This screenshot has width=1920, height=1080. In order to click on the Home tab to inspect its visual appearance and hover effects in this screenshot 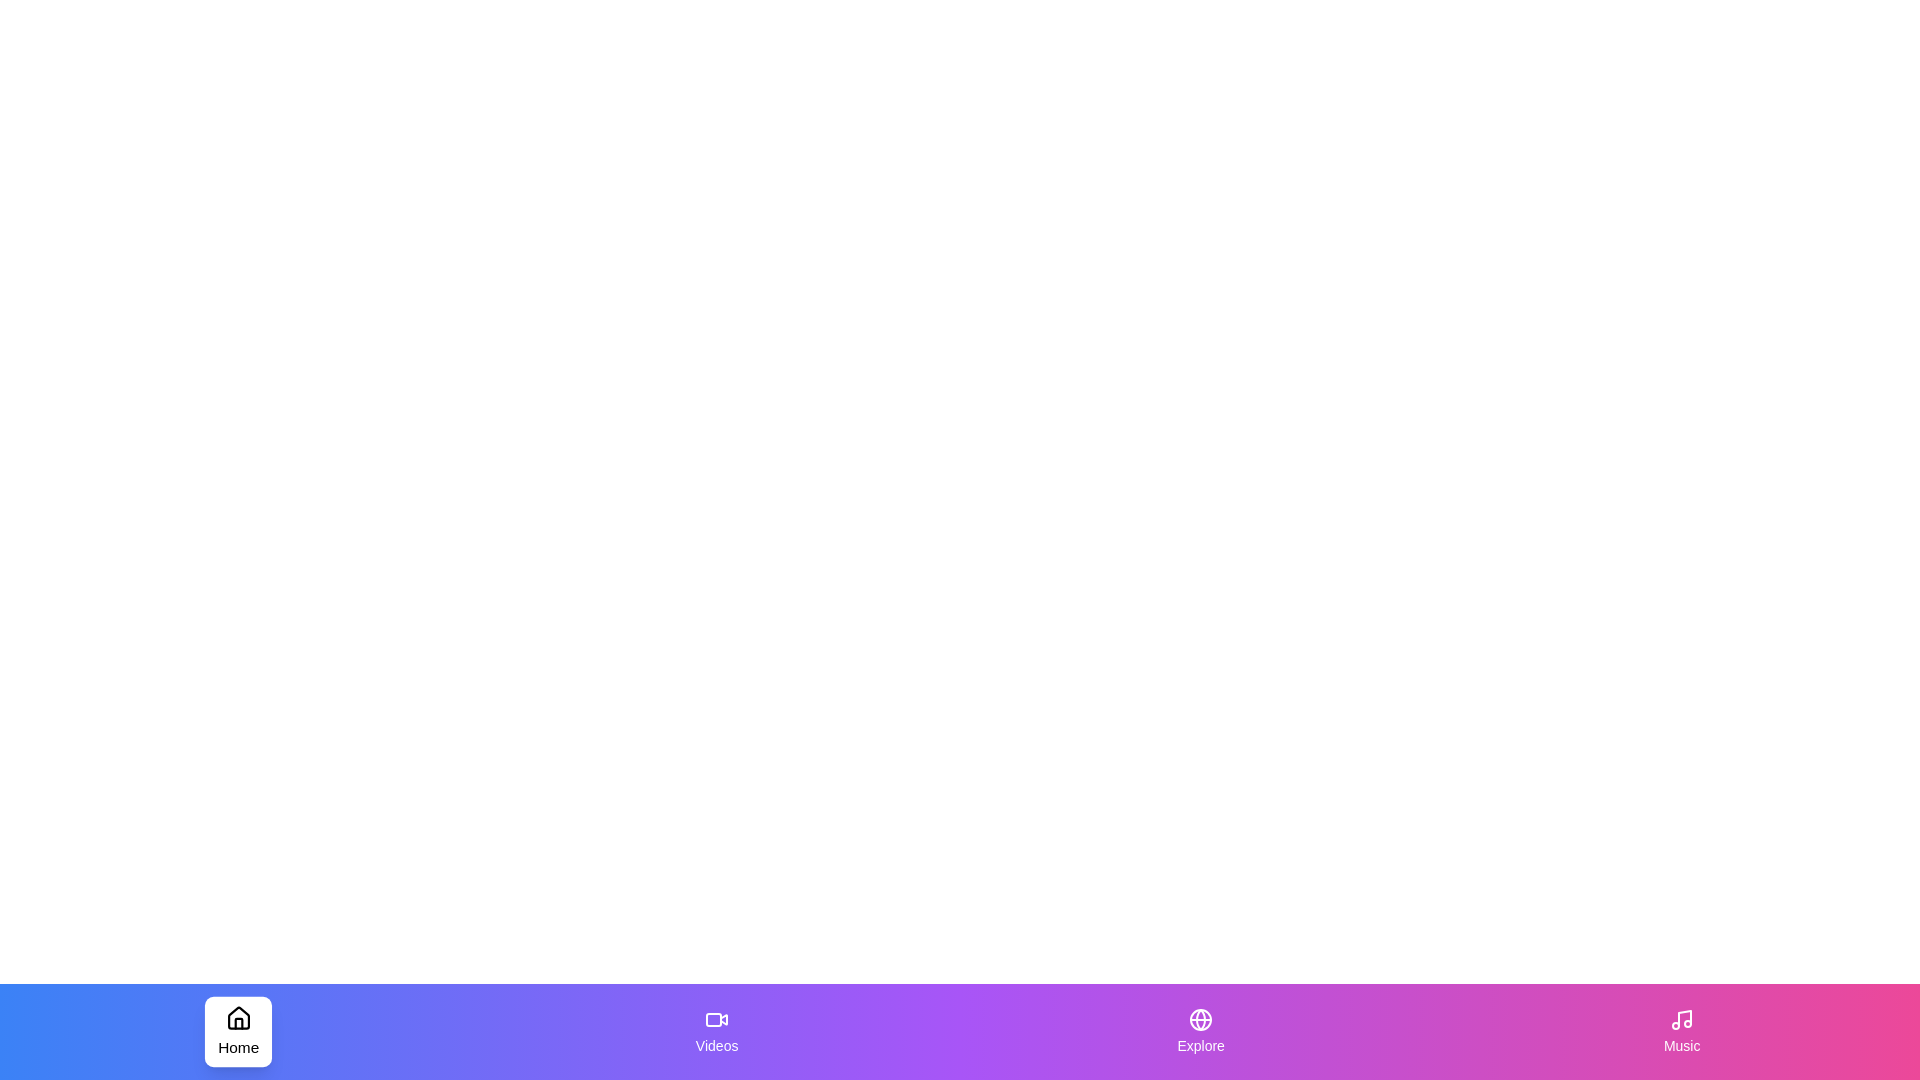, I will do `click(238, 1032)`.